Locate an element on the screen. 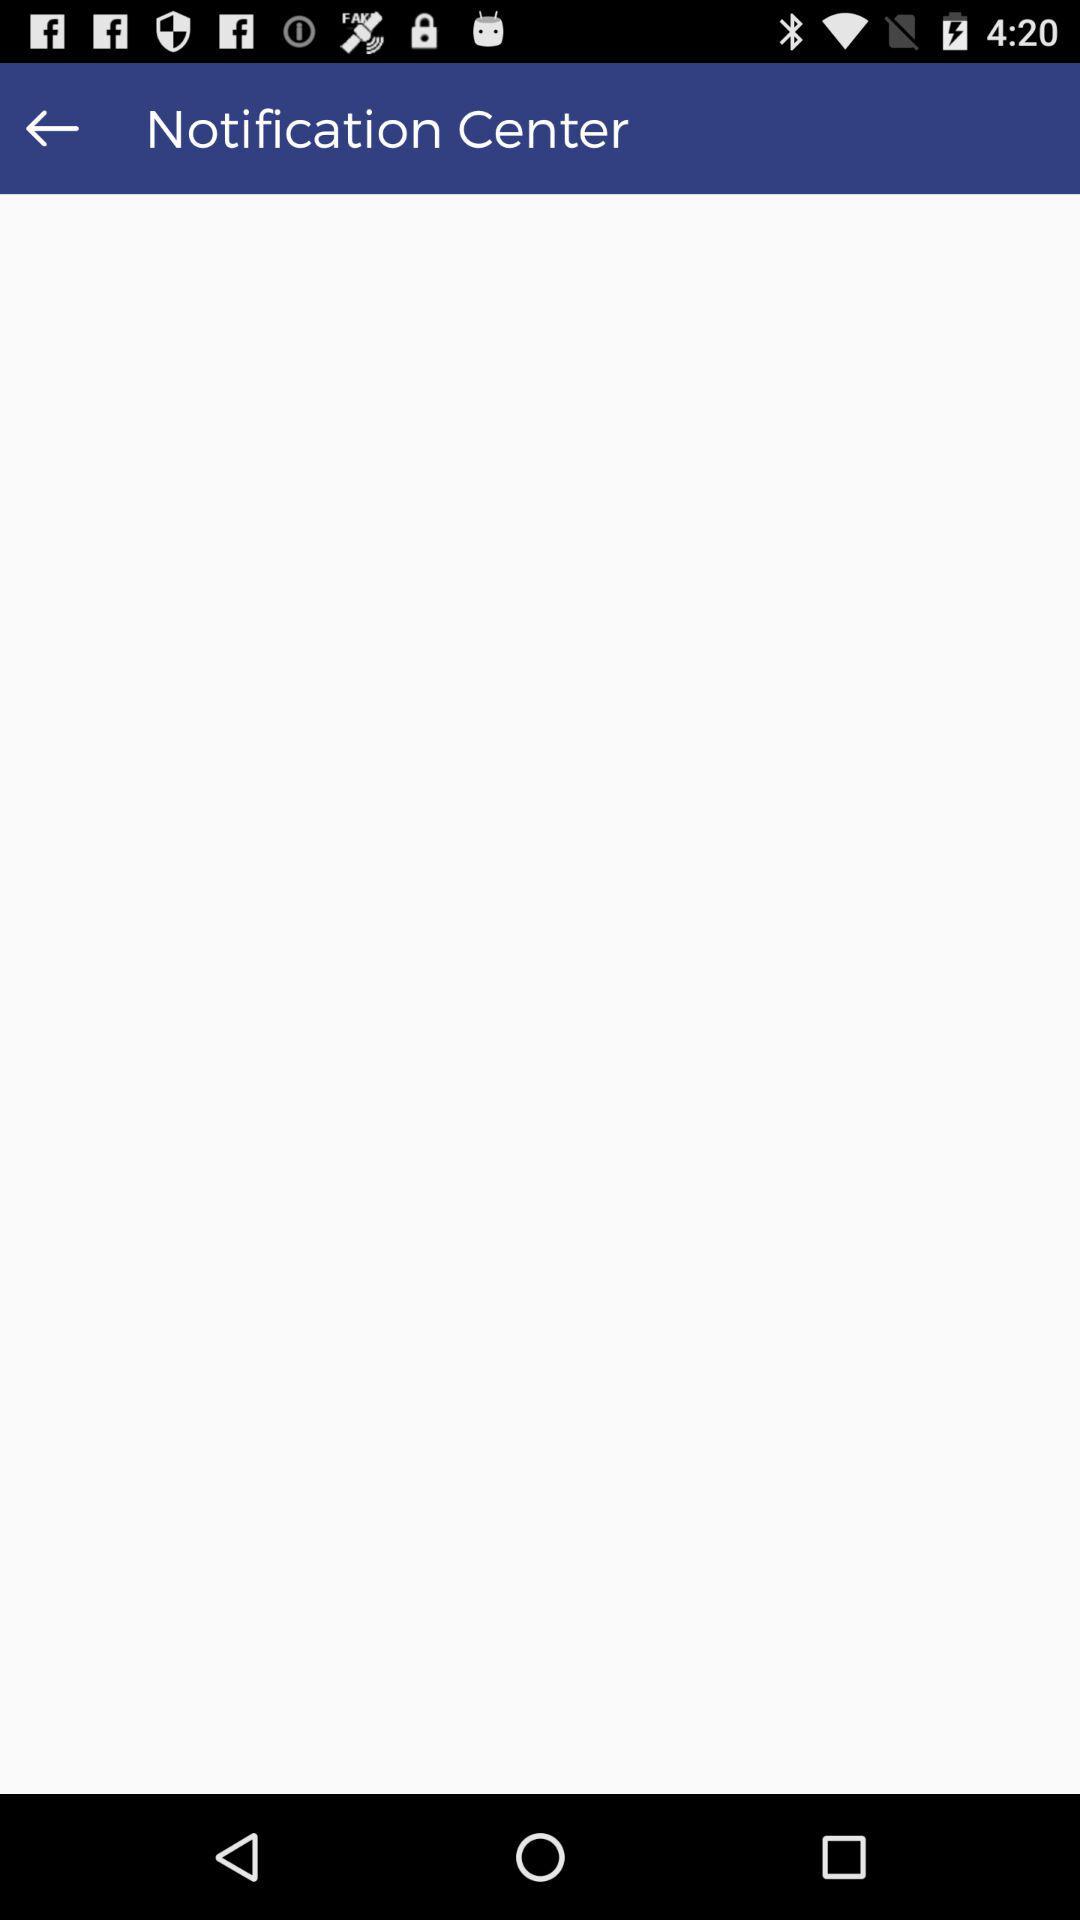  the arrow_backward icon is located at coordinates (51, 136).